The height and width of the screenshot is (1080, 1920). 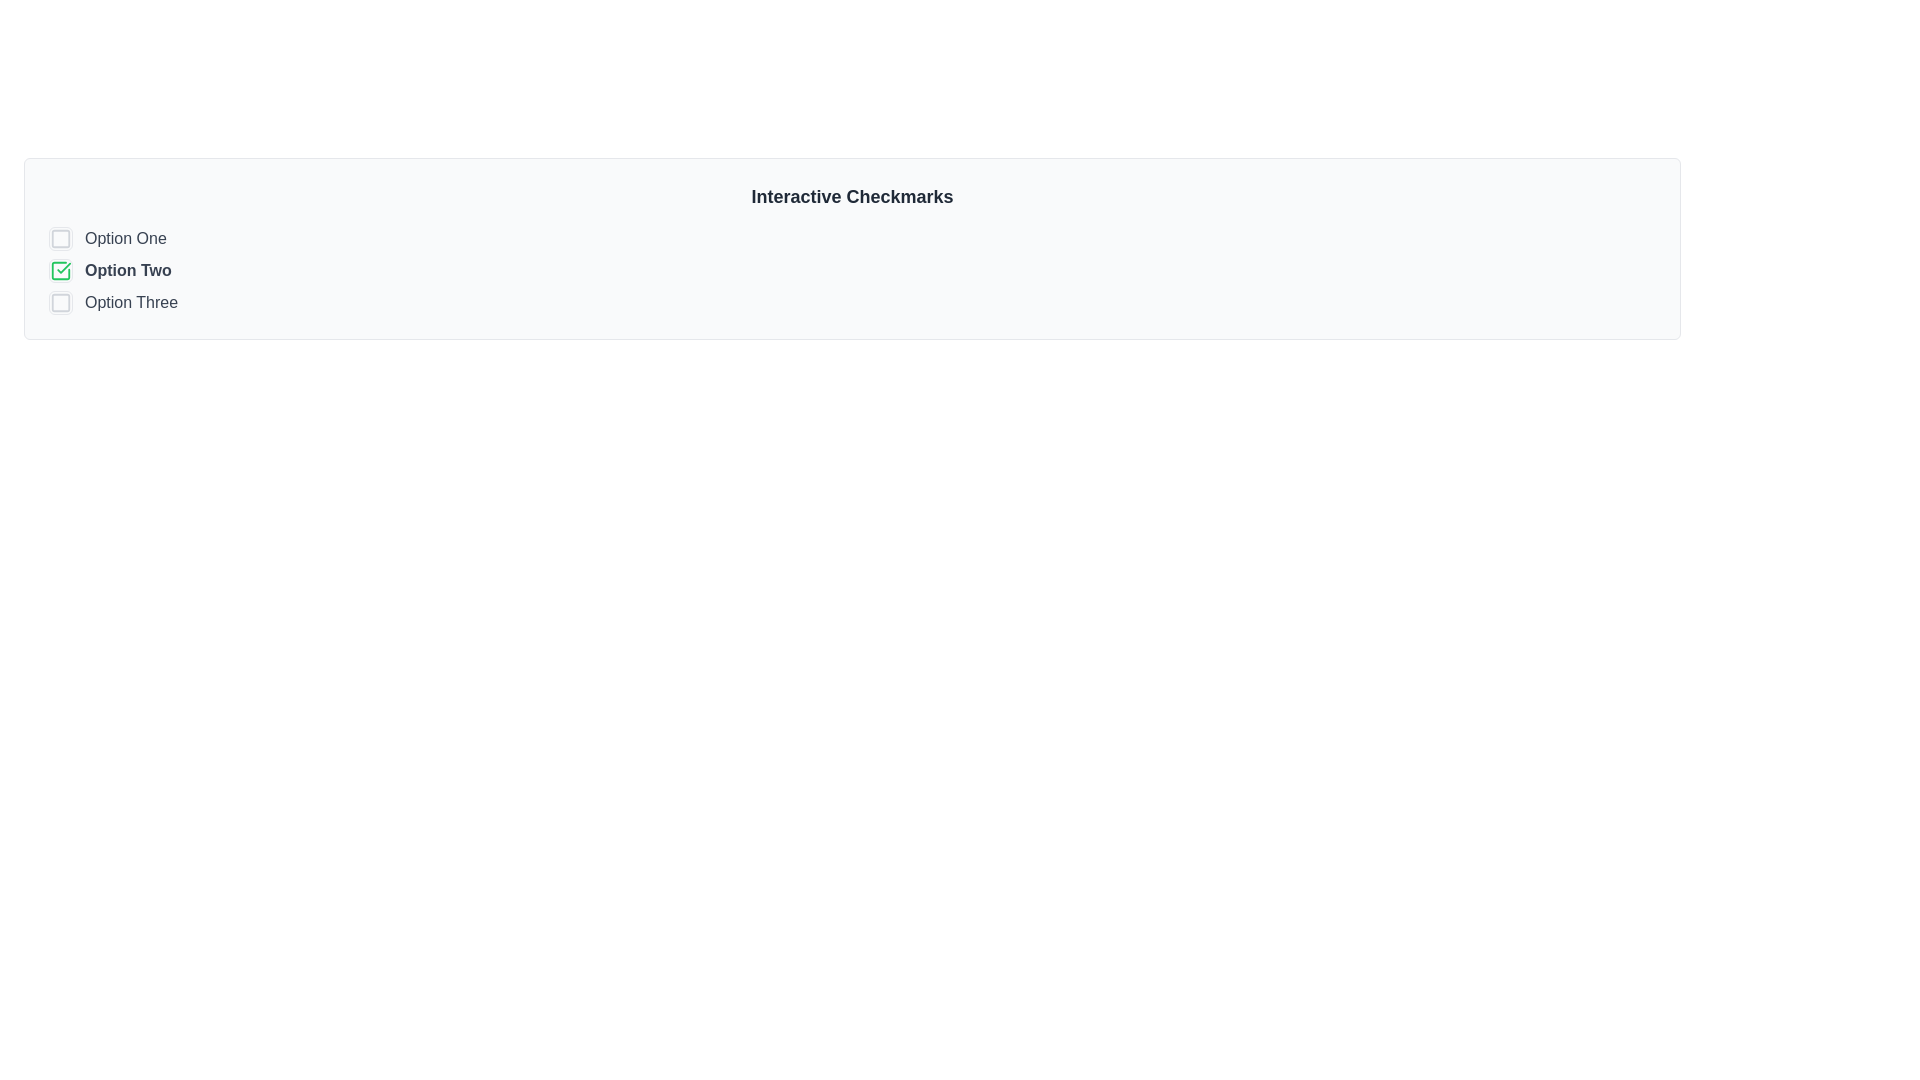 I want to click on the checkbox for 'Option Two', so click(x=61, y=270).